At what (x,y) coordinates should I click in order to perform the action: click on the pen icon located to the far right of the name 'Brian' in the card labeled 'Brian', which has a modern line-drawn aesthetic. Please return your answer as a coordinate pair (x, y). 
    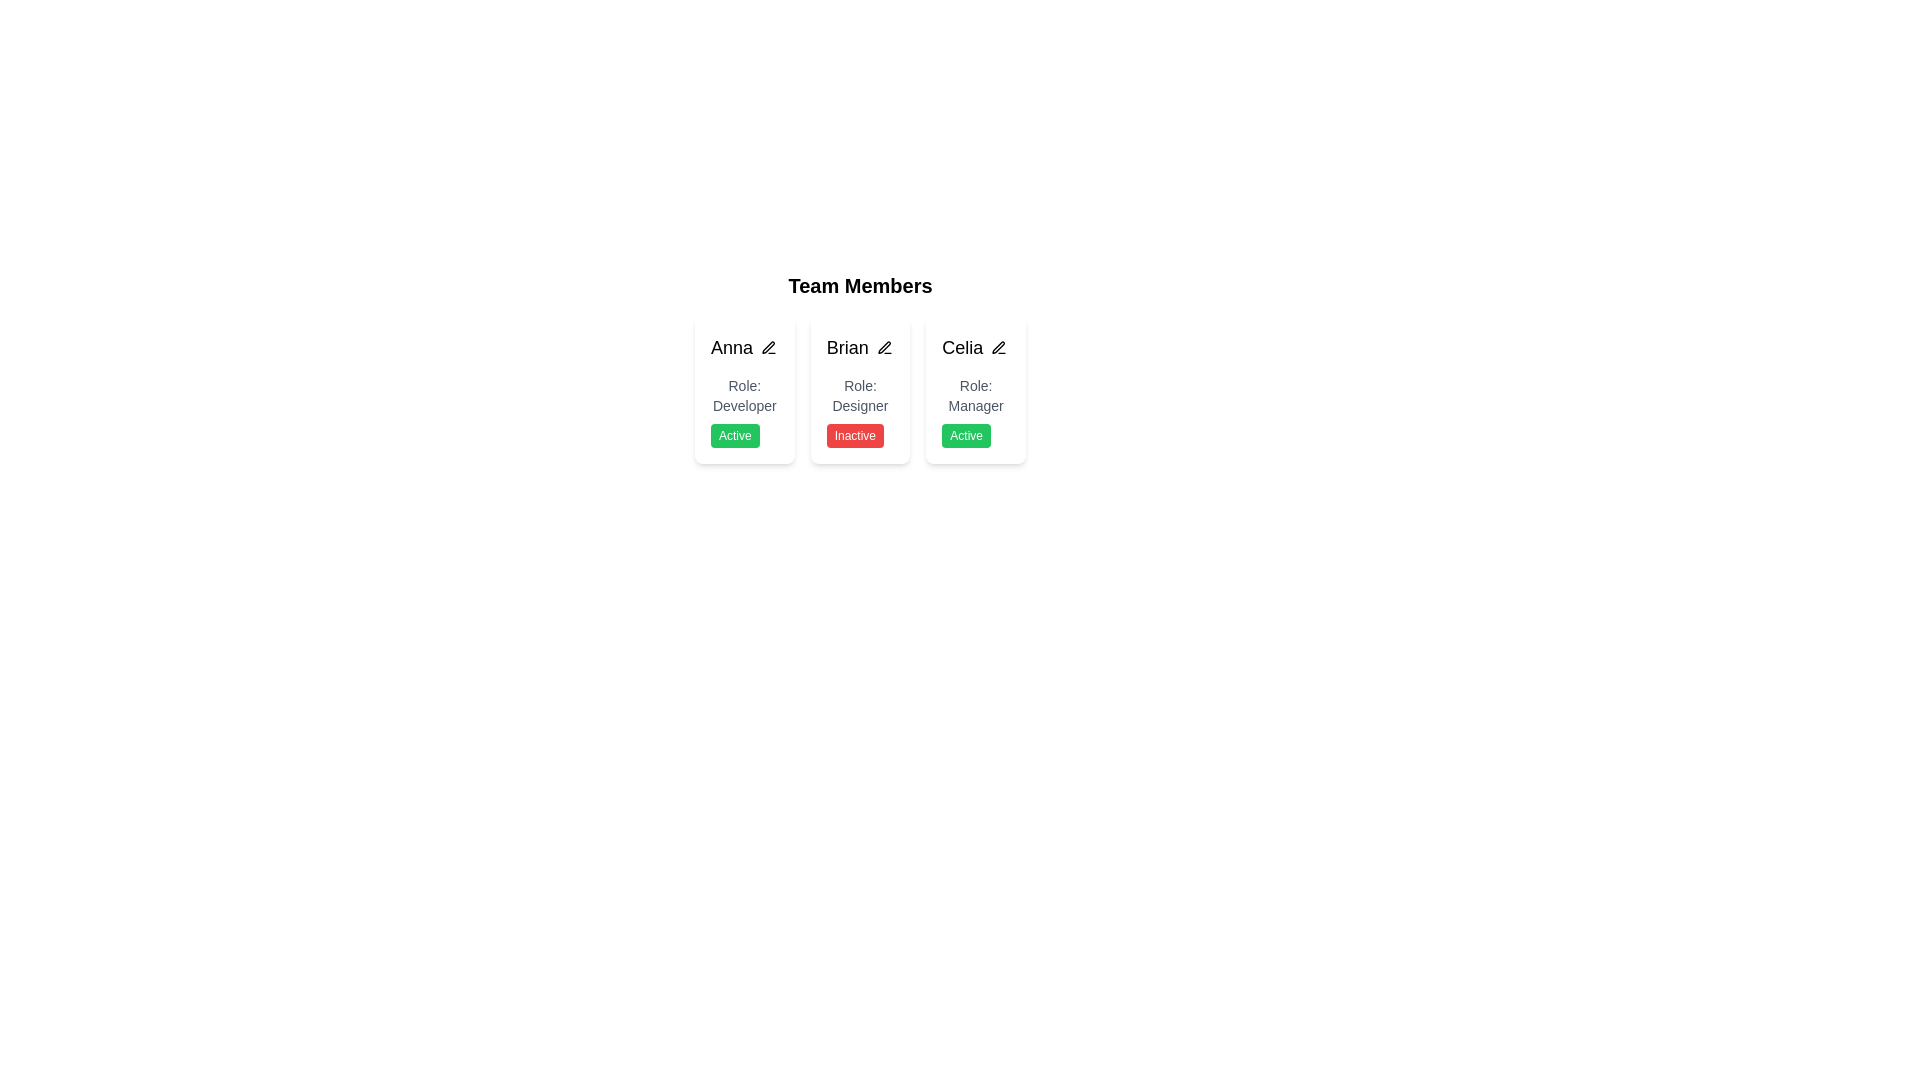
    Looking at the image, I should click on (883, 346).